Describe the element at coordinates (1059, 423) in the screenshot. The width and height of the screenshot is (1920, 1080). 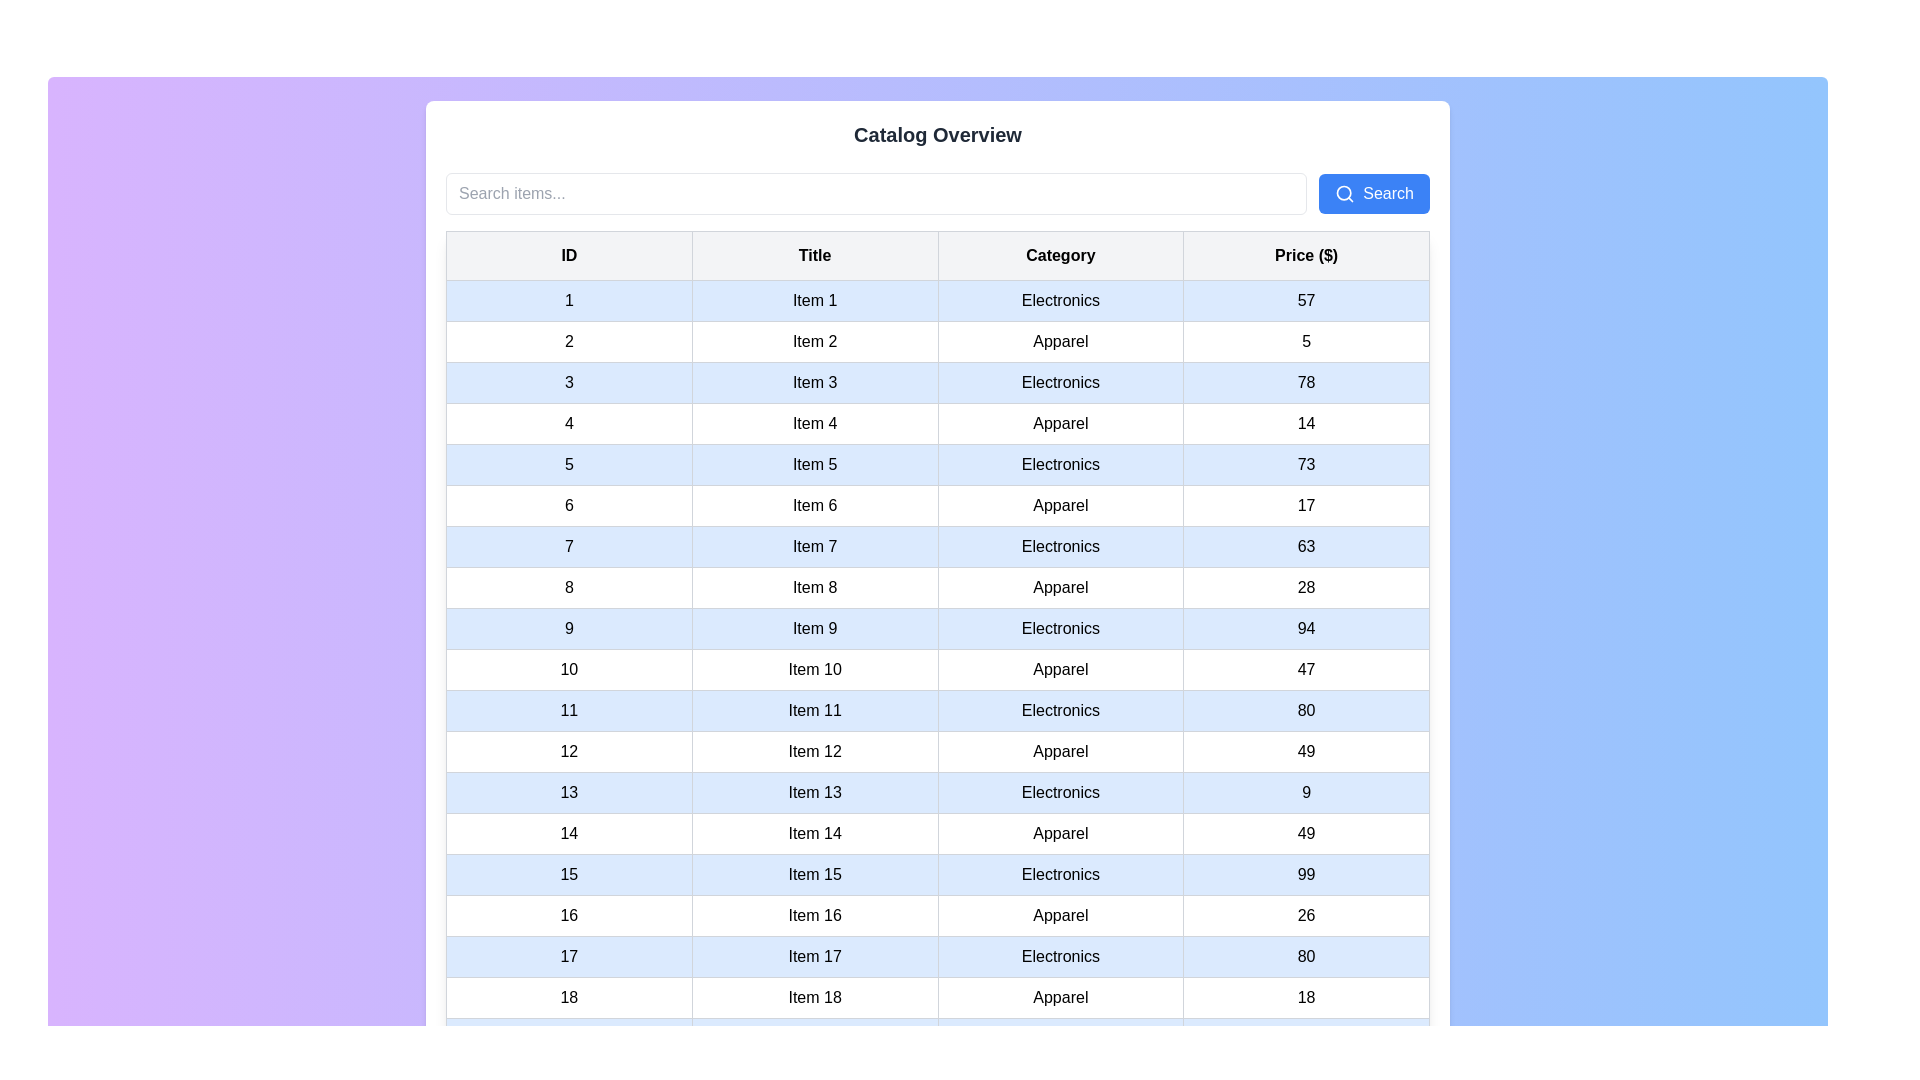
I see `the category name text in the table located in the 'Category' column, third from the left, and fourth row` at that location.